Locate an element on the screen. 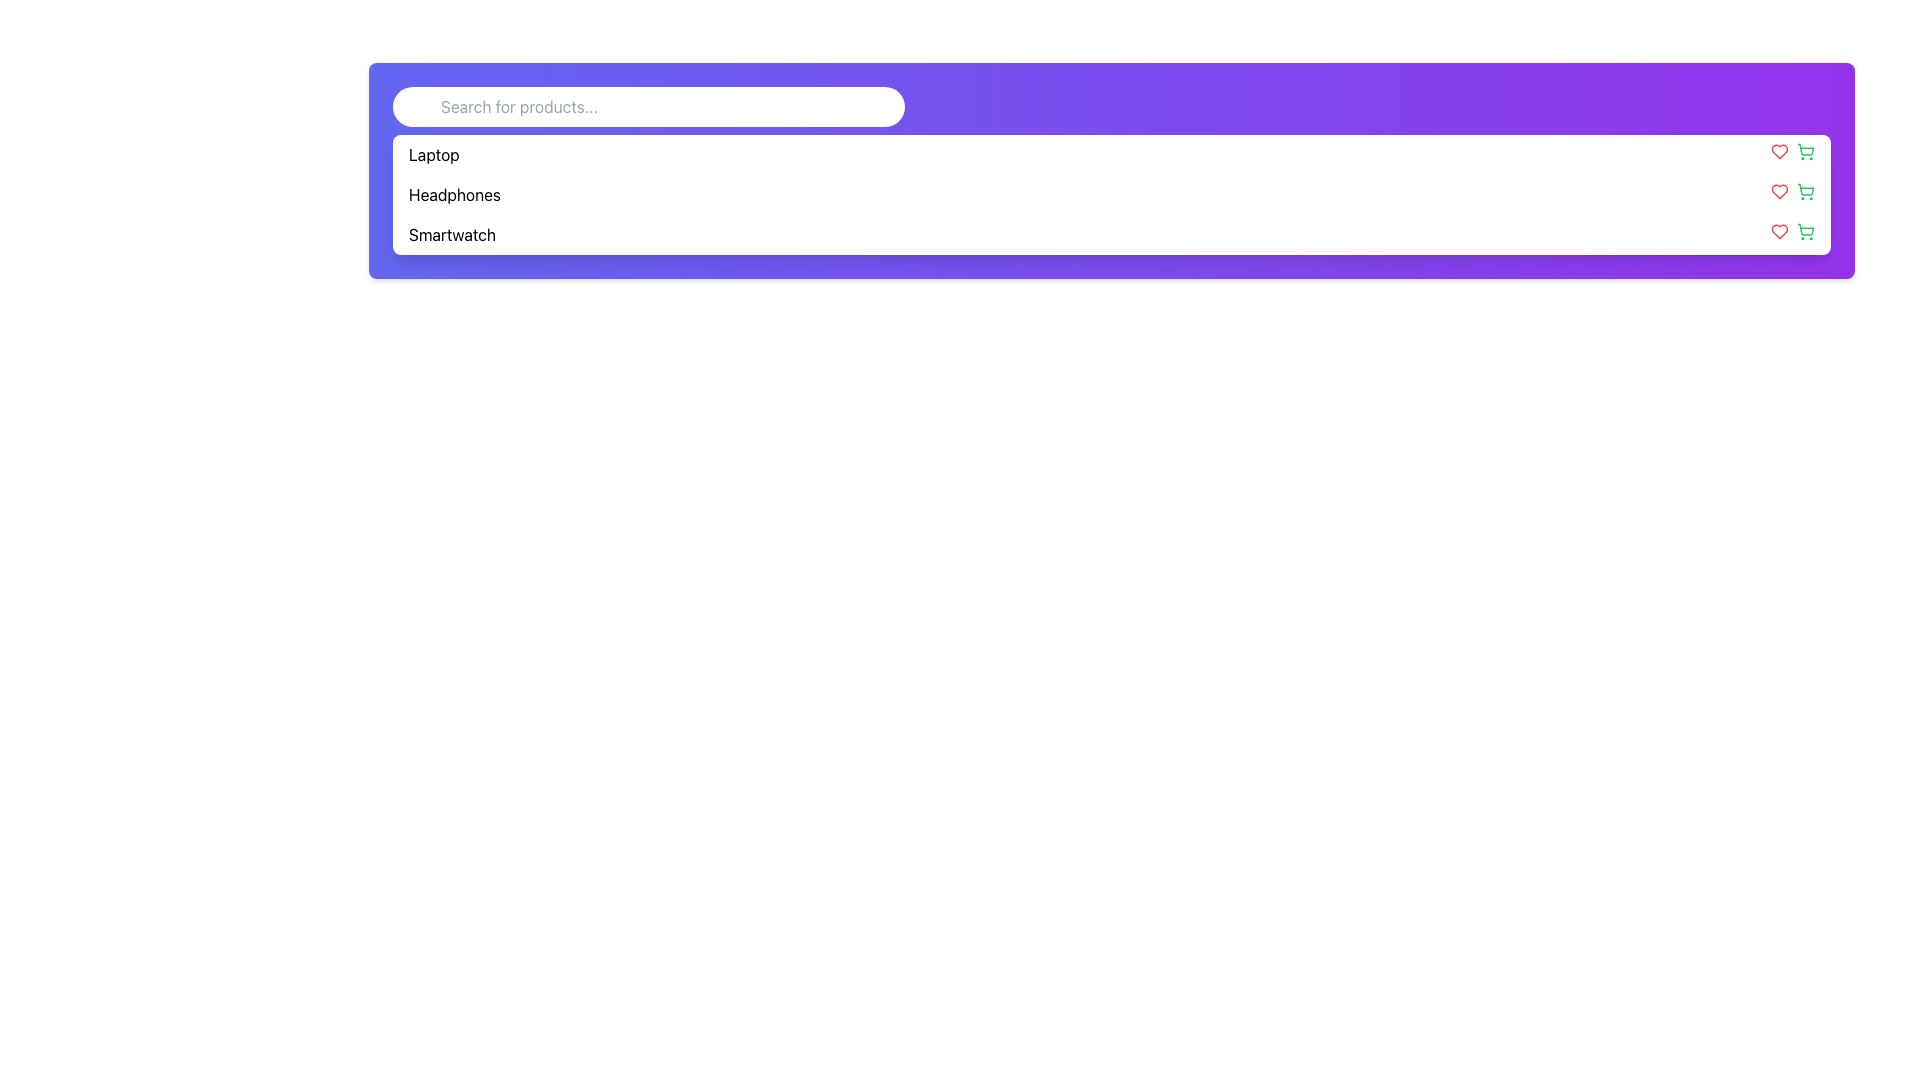 The height and width of the screenshot is (1080, 1920). the 'Laptop' text label, which is the first option in a dropdown list under the search bar is located at coordinates (432, 153).